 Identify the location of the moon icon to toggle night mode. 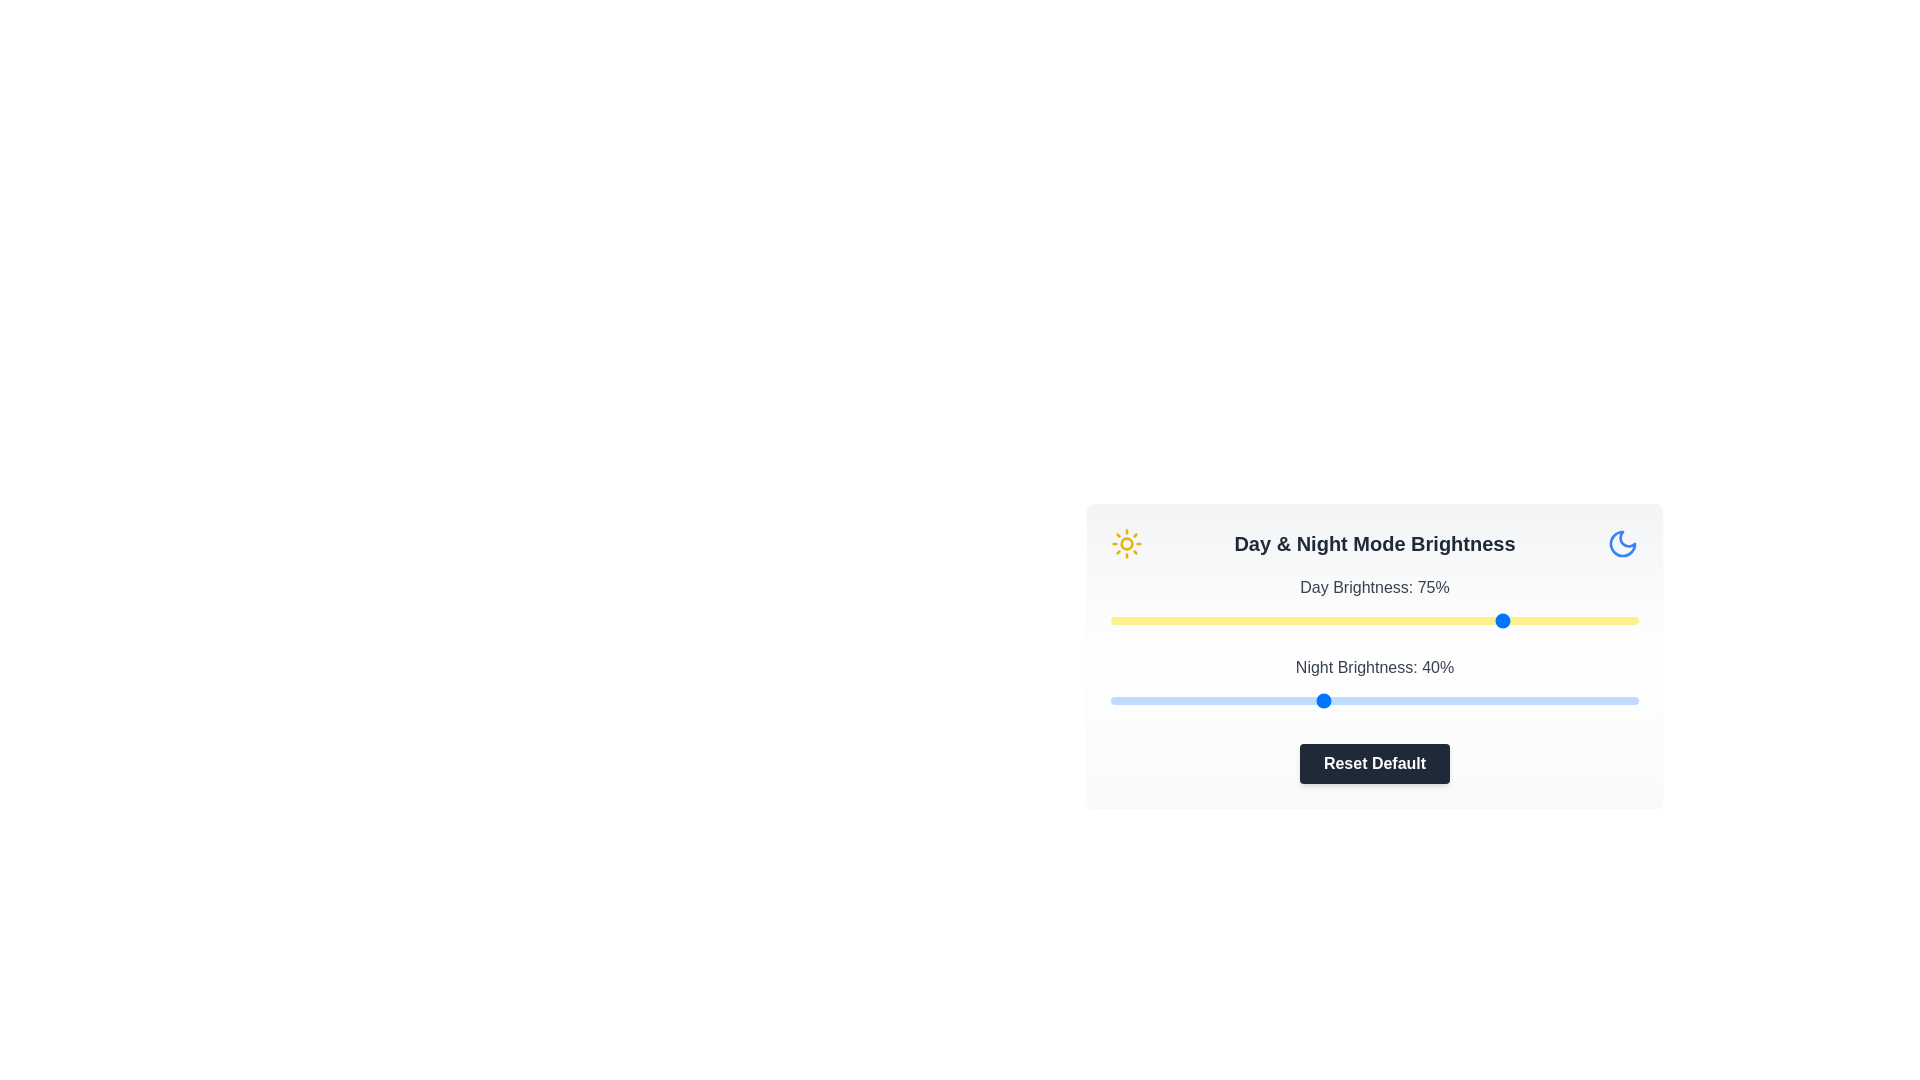
(1622, 543).